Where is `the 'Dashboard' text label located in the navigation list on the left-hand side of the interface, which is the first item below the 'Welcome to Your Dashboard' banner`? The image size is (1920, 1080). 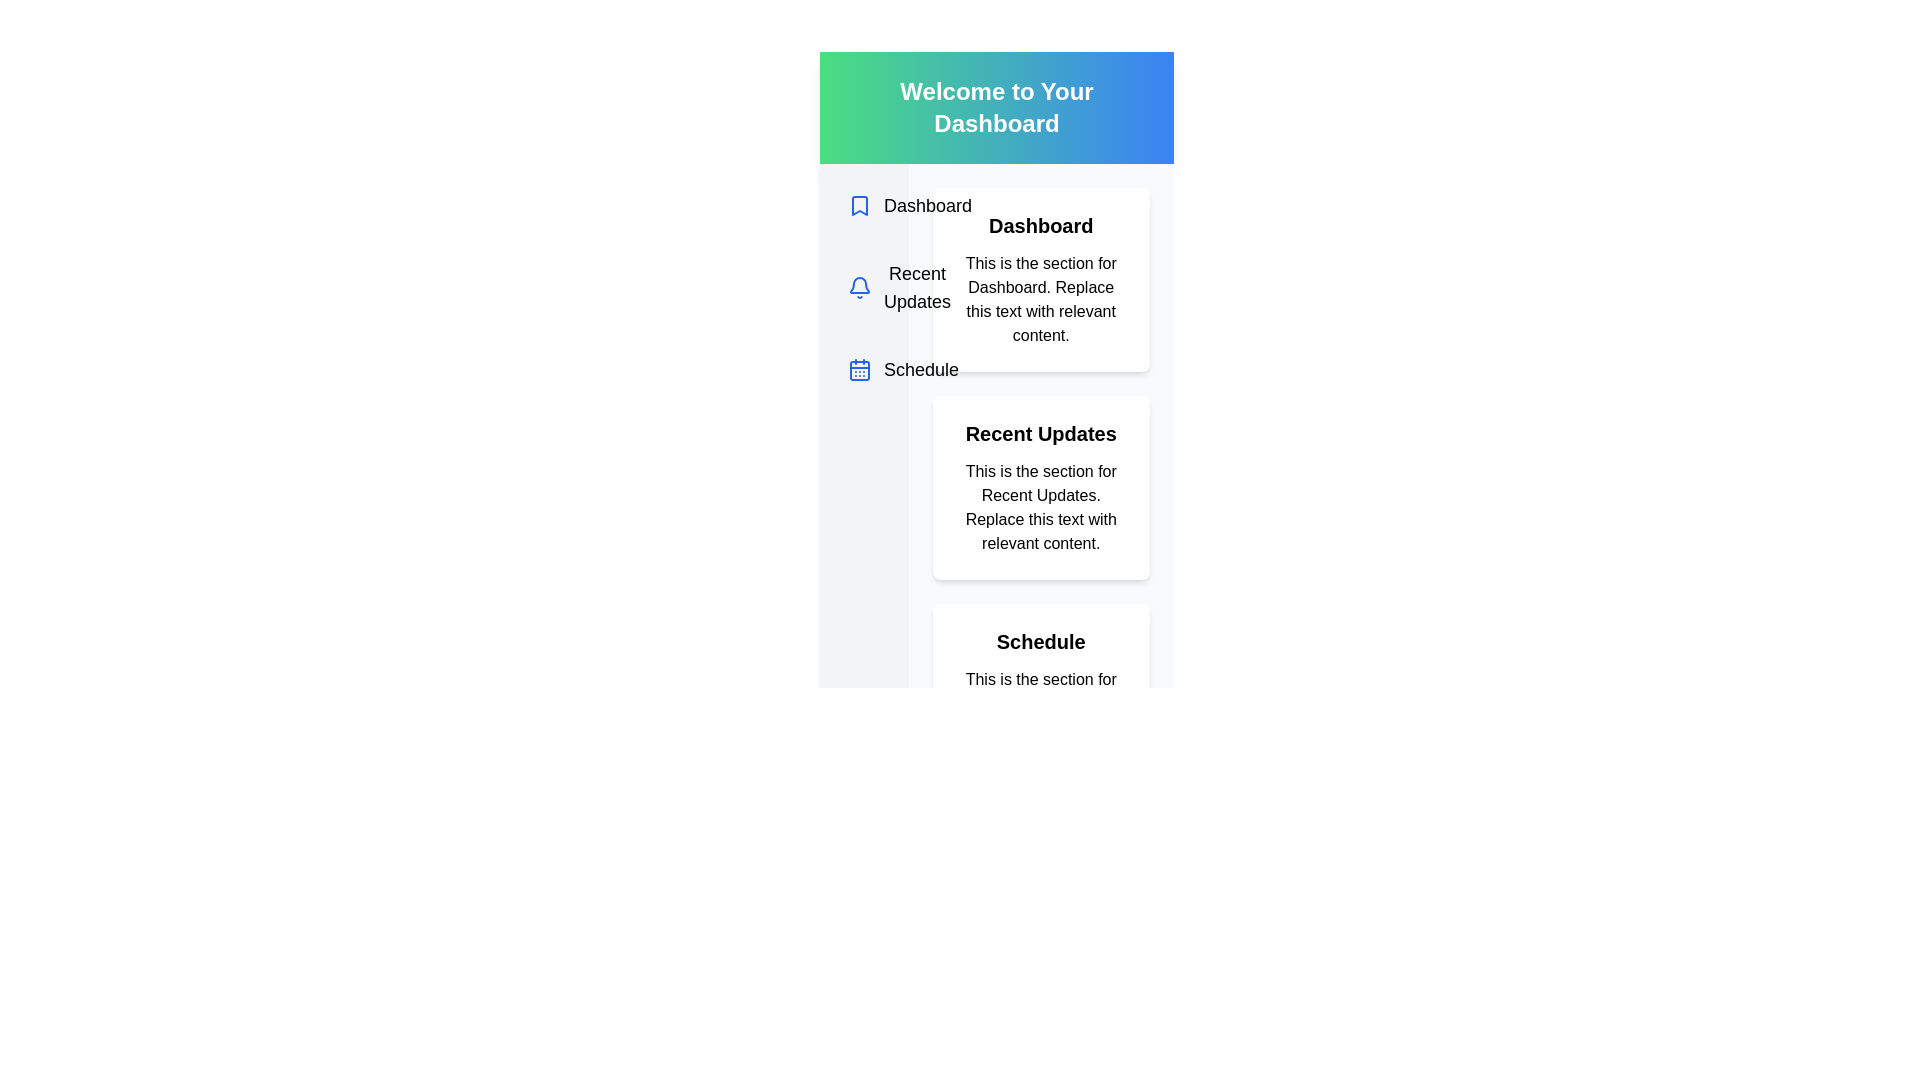 the 'Dashboard' text label located in the navigation list on the left-hand side of the interface, which is the first item below the 'Welcome to Your Dashboard' banner is located at coordinates (926, 205).